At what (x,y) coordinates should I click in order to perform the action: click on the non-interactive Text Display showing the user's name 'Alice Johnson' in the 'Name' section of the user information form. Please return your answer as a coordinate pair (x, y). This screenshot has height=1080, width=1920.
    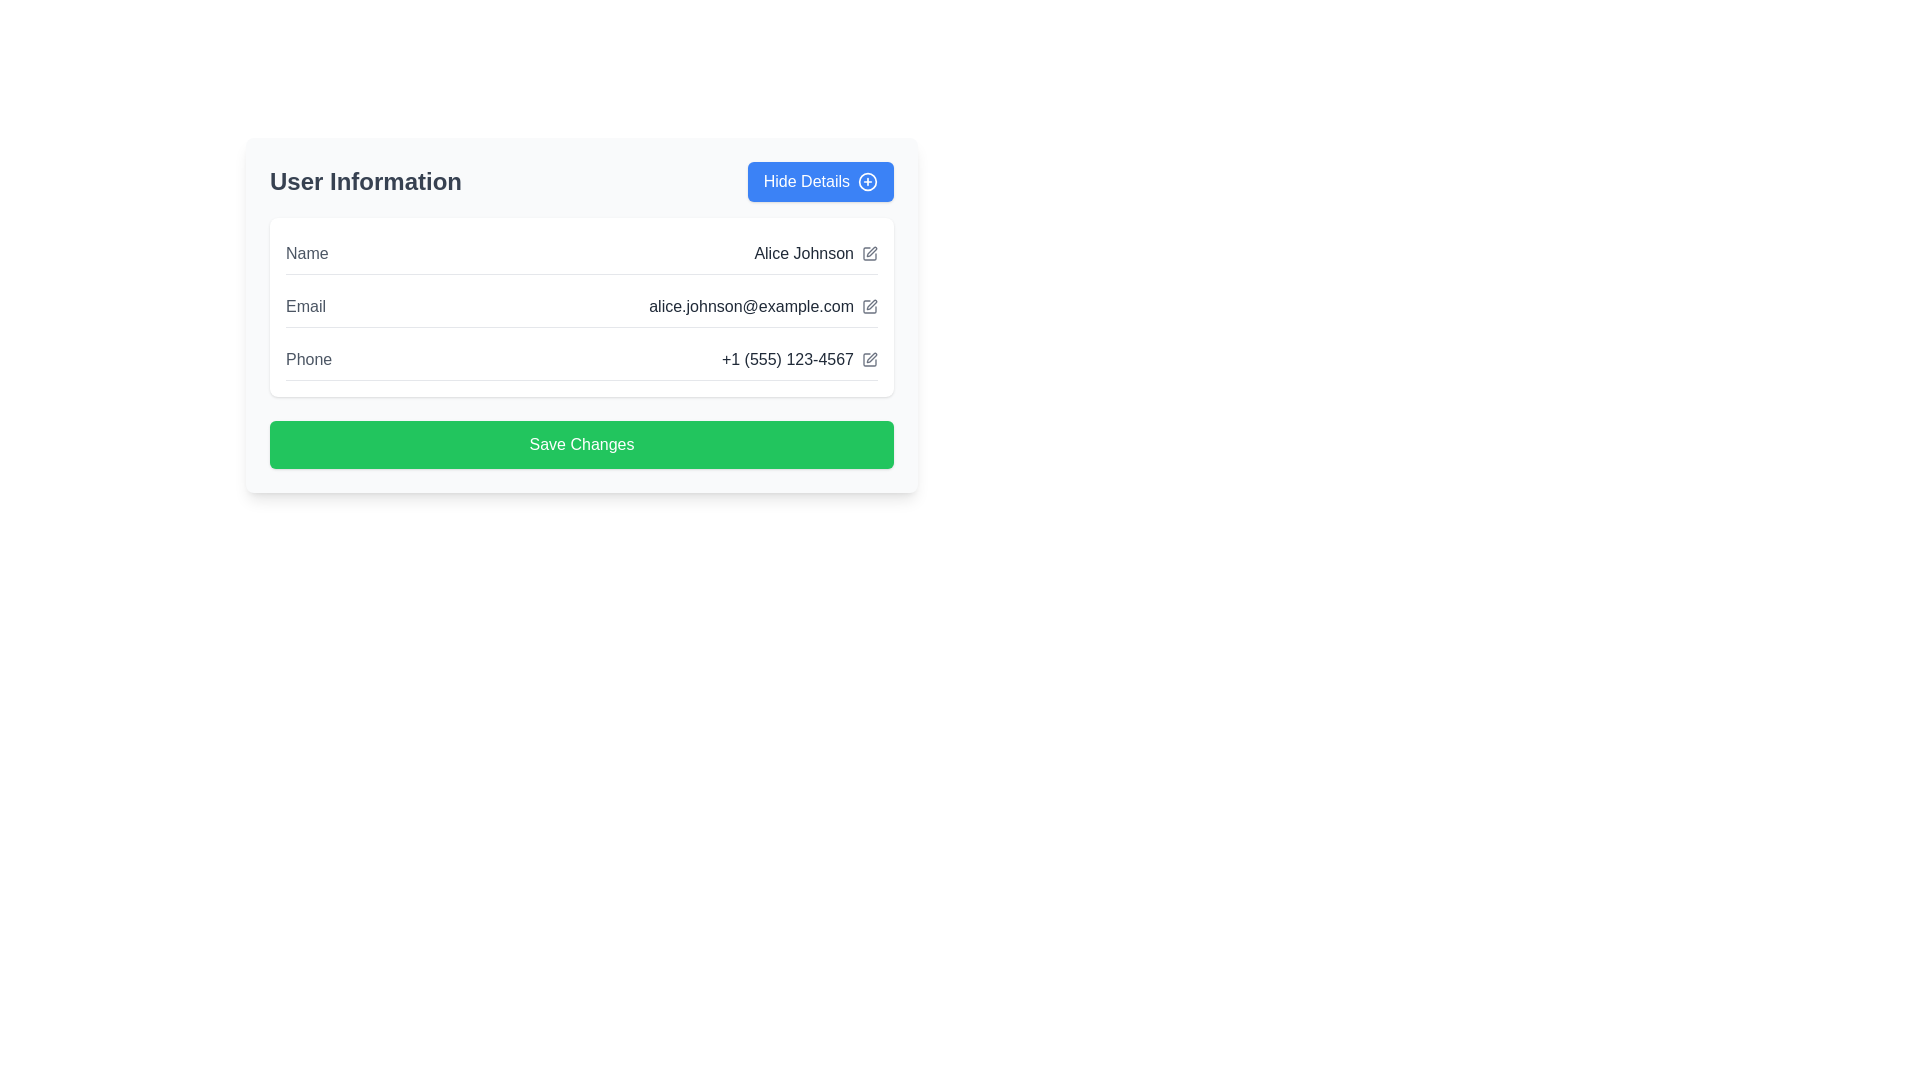
    Looking at the image, I should click on (816, 253).